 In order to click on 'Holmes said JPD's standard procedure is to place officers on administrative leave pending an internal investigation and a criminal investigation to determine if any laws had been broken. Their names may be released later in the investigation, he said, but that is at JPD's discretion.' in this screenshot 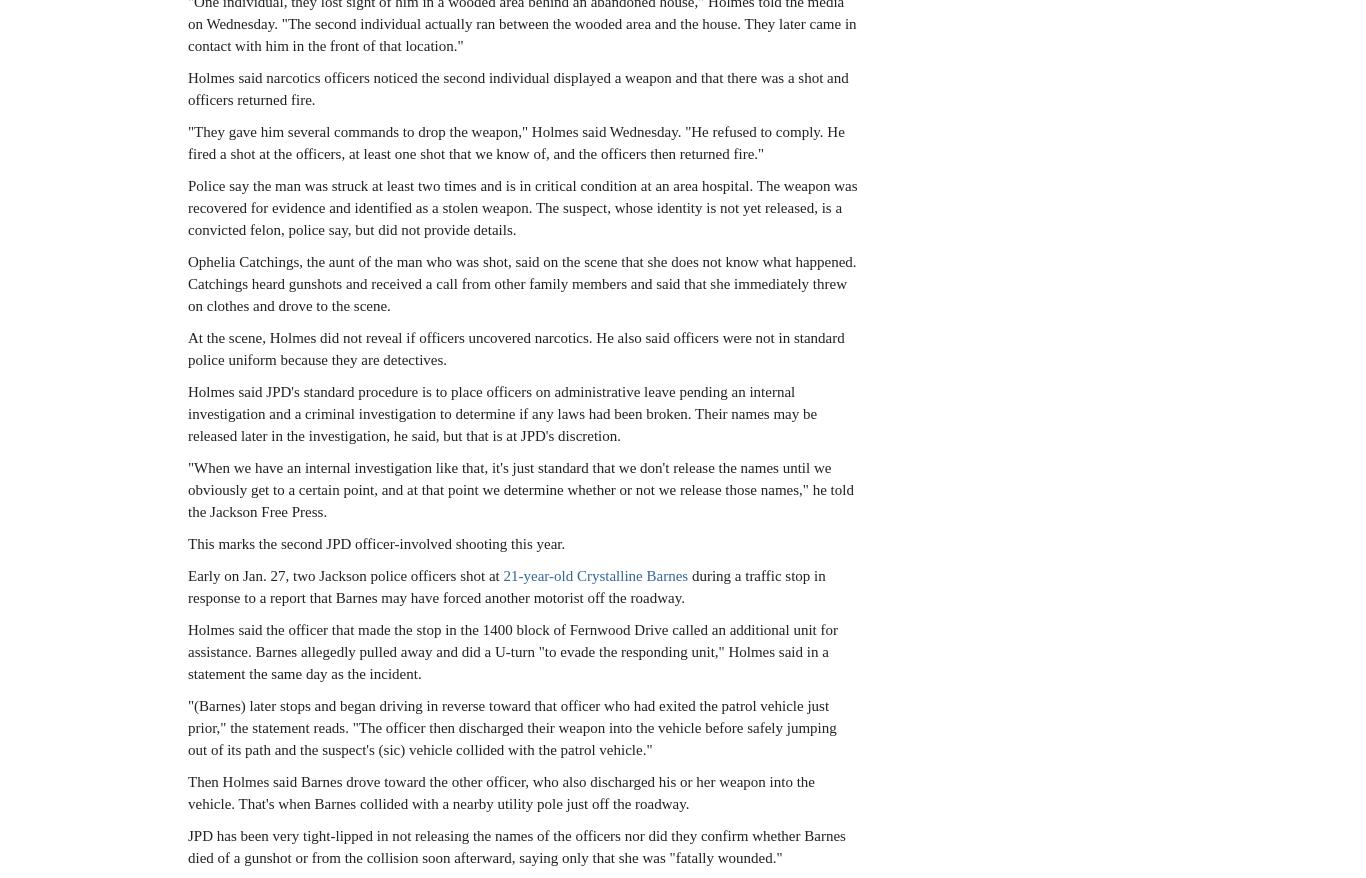, I will do `click(502, 413)`.